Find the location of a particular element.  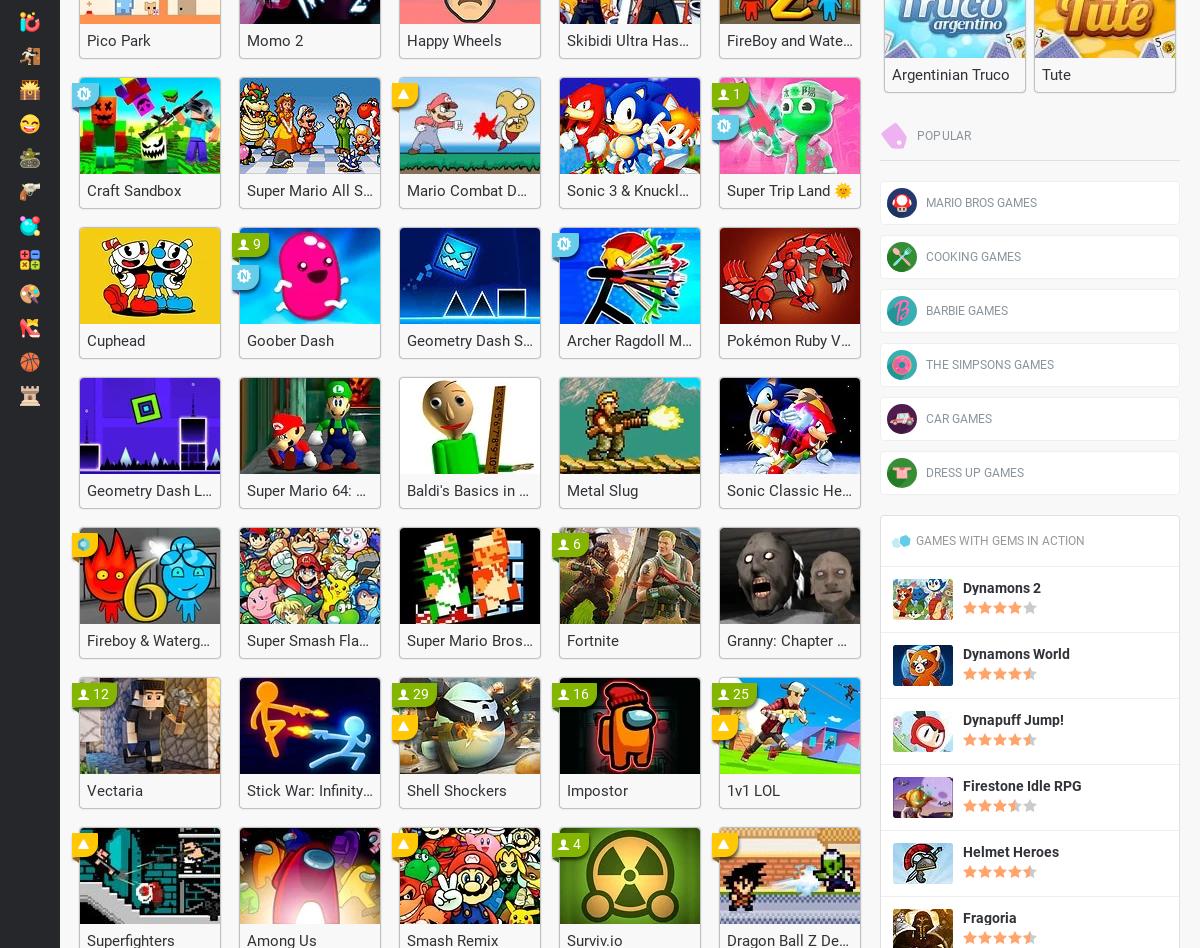

'The Simpsons Games' is located at coordinates (990, 363).